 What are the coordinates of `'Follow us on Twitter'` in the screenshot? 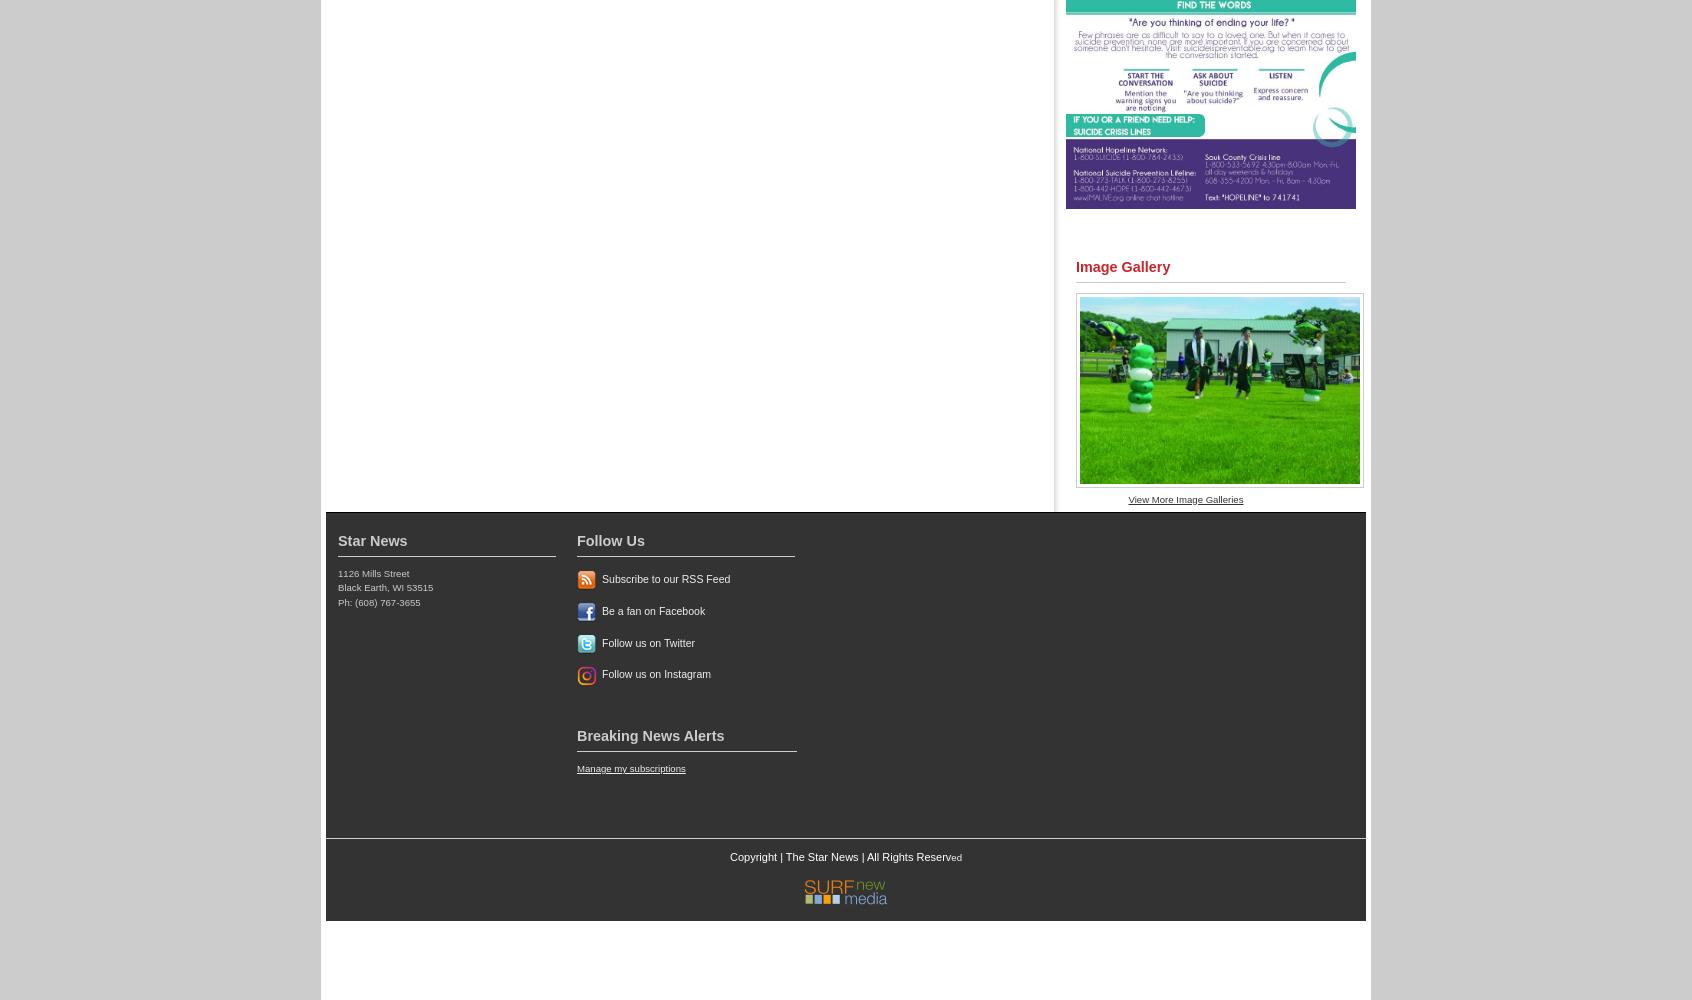 It's located at (601, 642).